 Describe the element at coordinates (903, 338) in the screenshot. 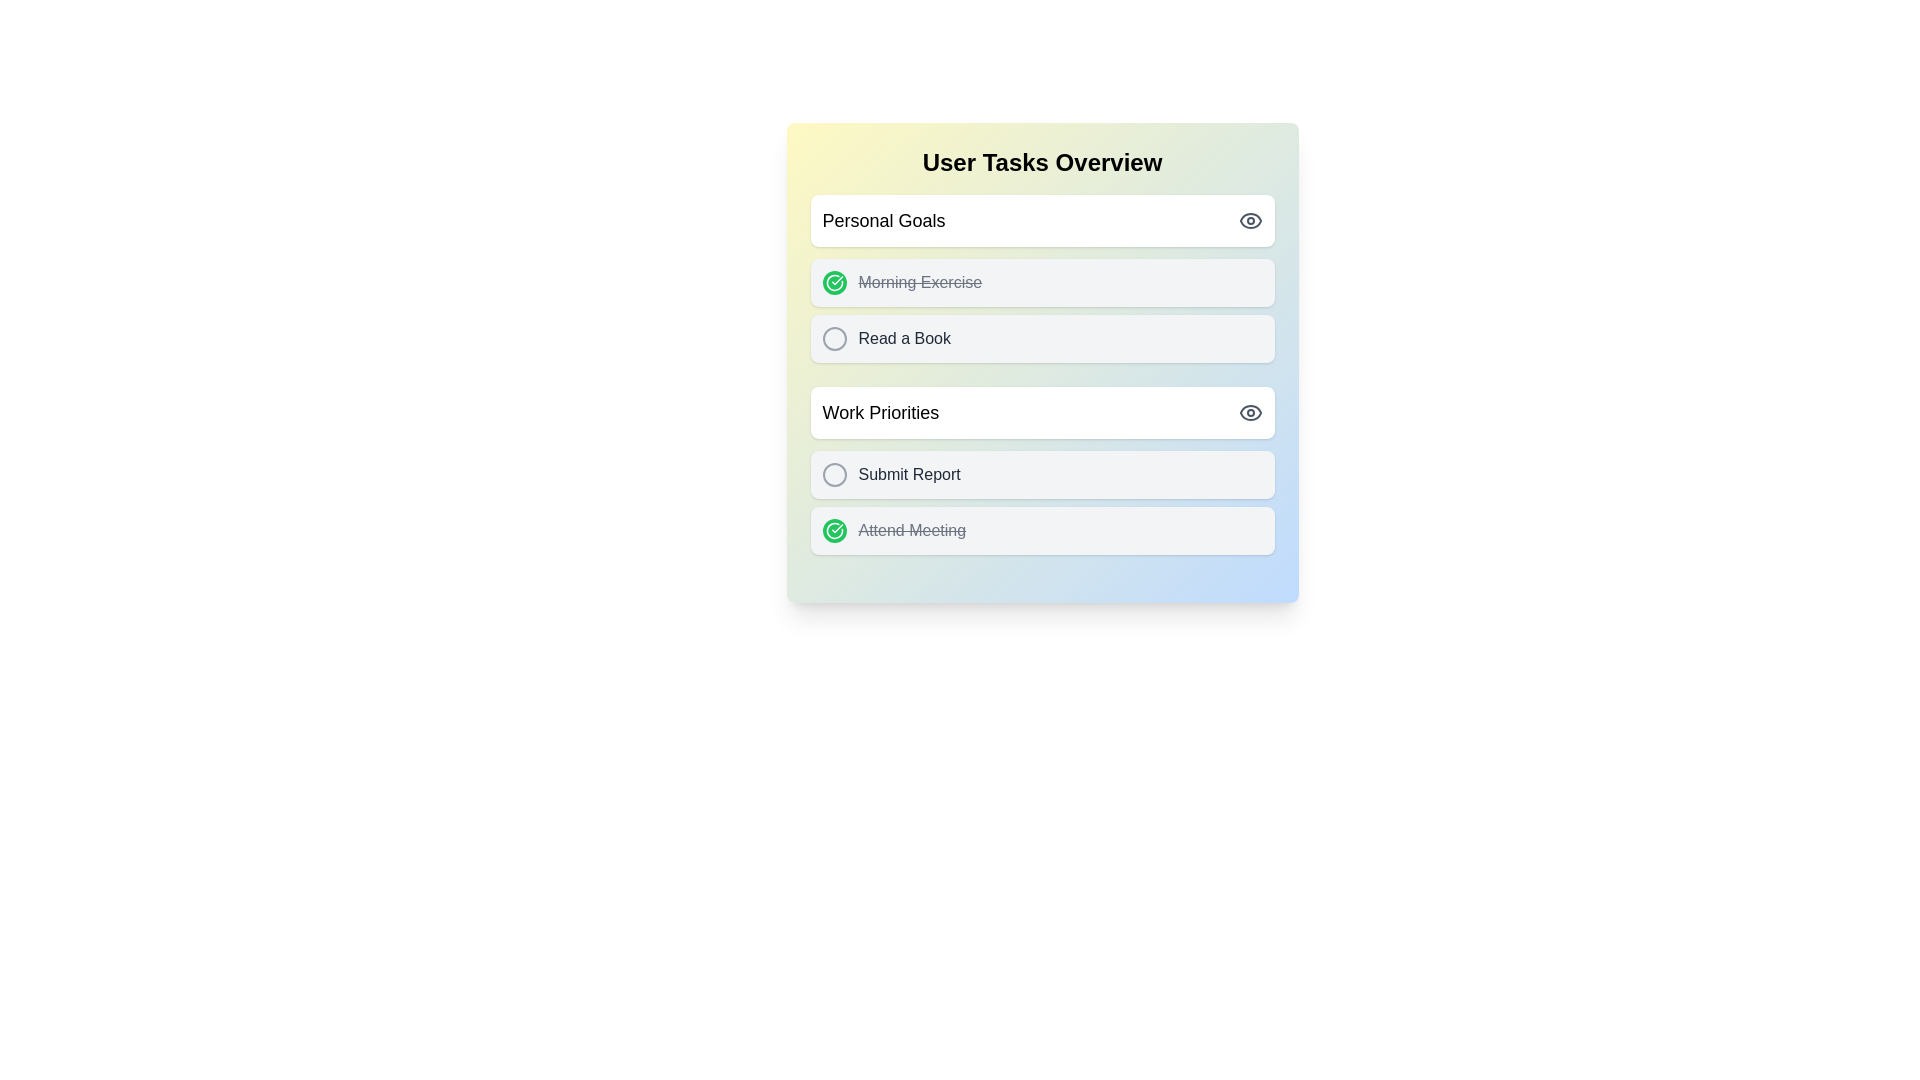

I see `the text label associated with the checkbox that describes the task under 'Personal Goals', specifically the second item in the list located below 'Morning Exercise'` at that location.